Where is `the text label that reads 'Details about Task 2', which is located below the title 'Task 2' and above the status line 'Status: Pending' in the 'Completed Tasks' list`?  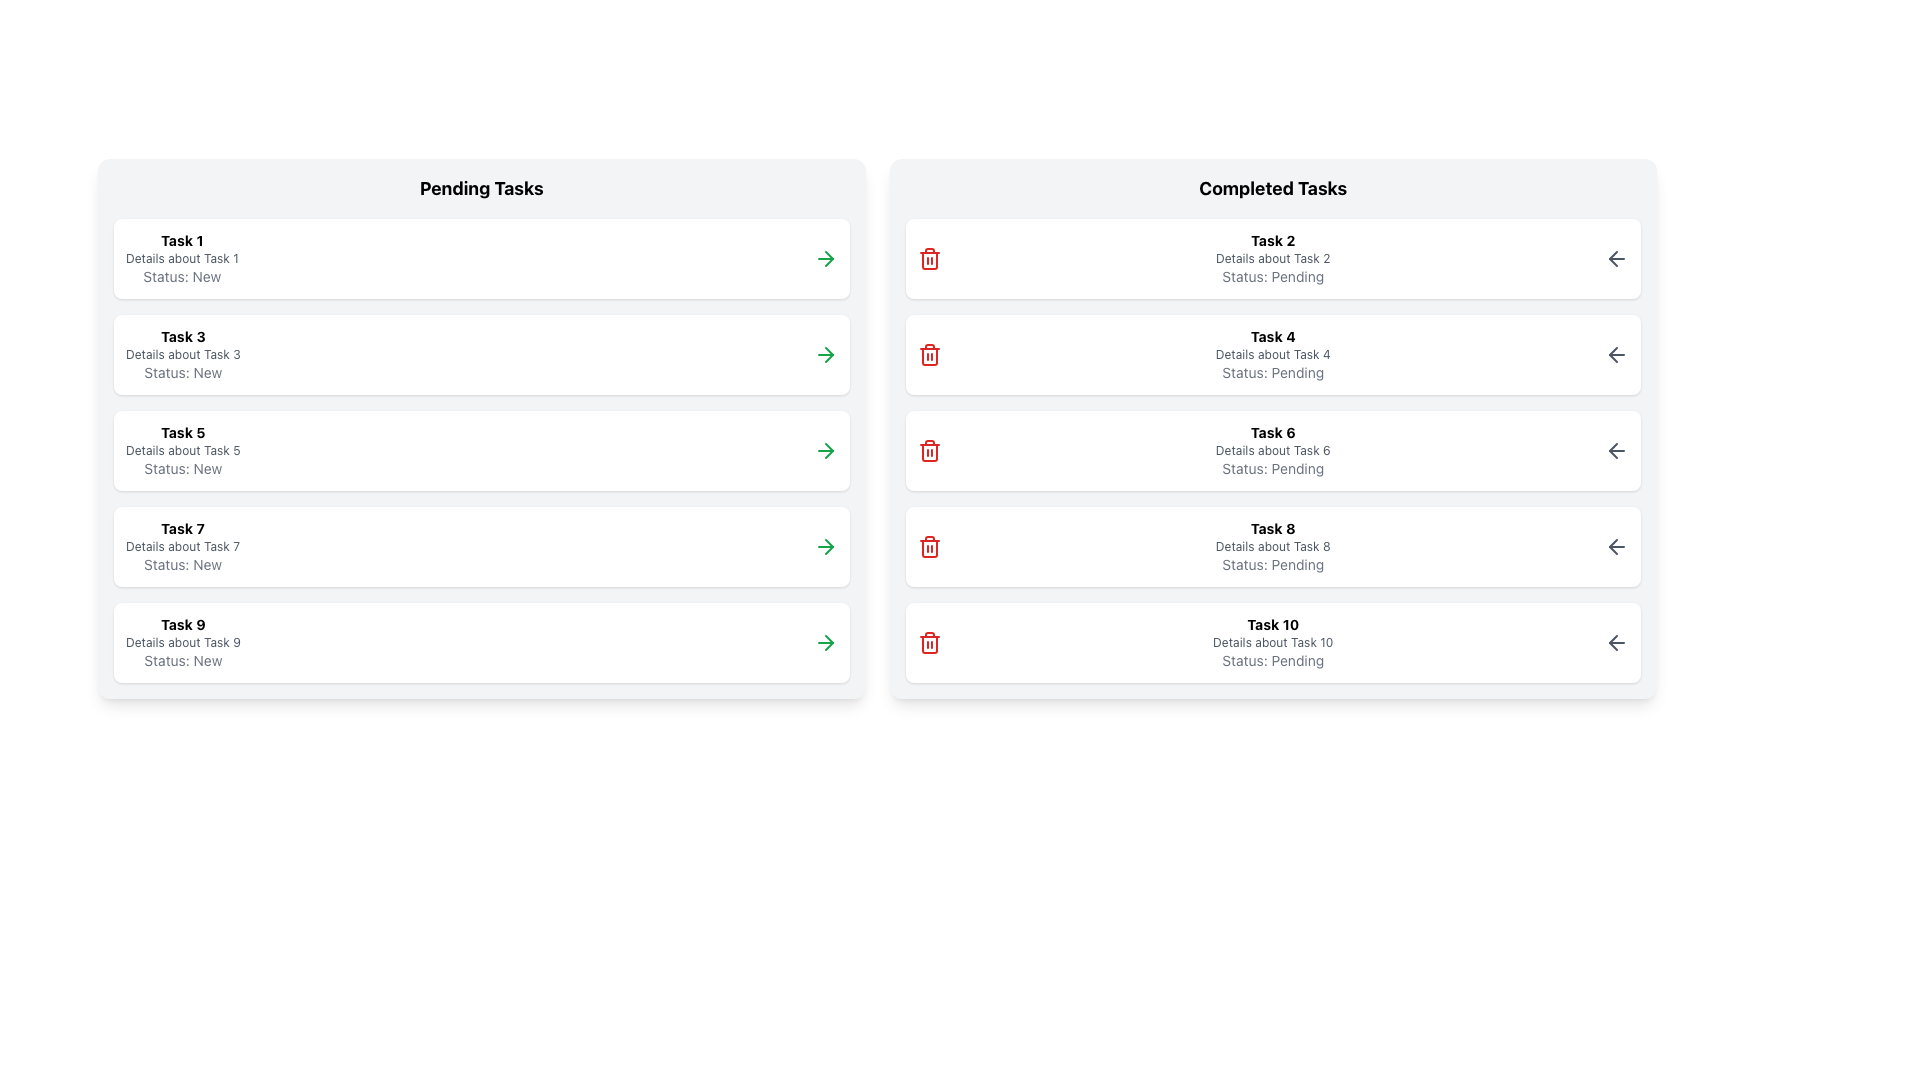 the text label that reads 'Details about Task 2', which is located below the title 'Task 2' and above the status line 'Status: Pending' in the 'Completed Tasks' list is located at coordinates (1272, 257).